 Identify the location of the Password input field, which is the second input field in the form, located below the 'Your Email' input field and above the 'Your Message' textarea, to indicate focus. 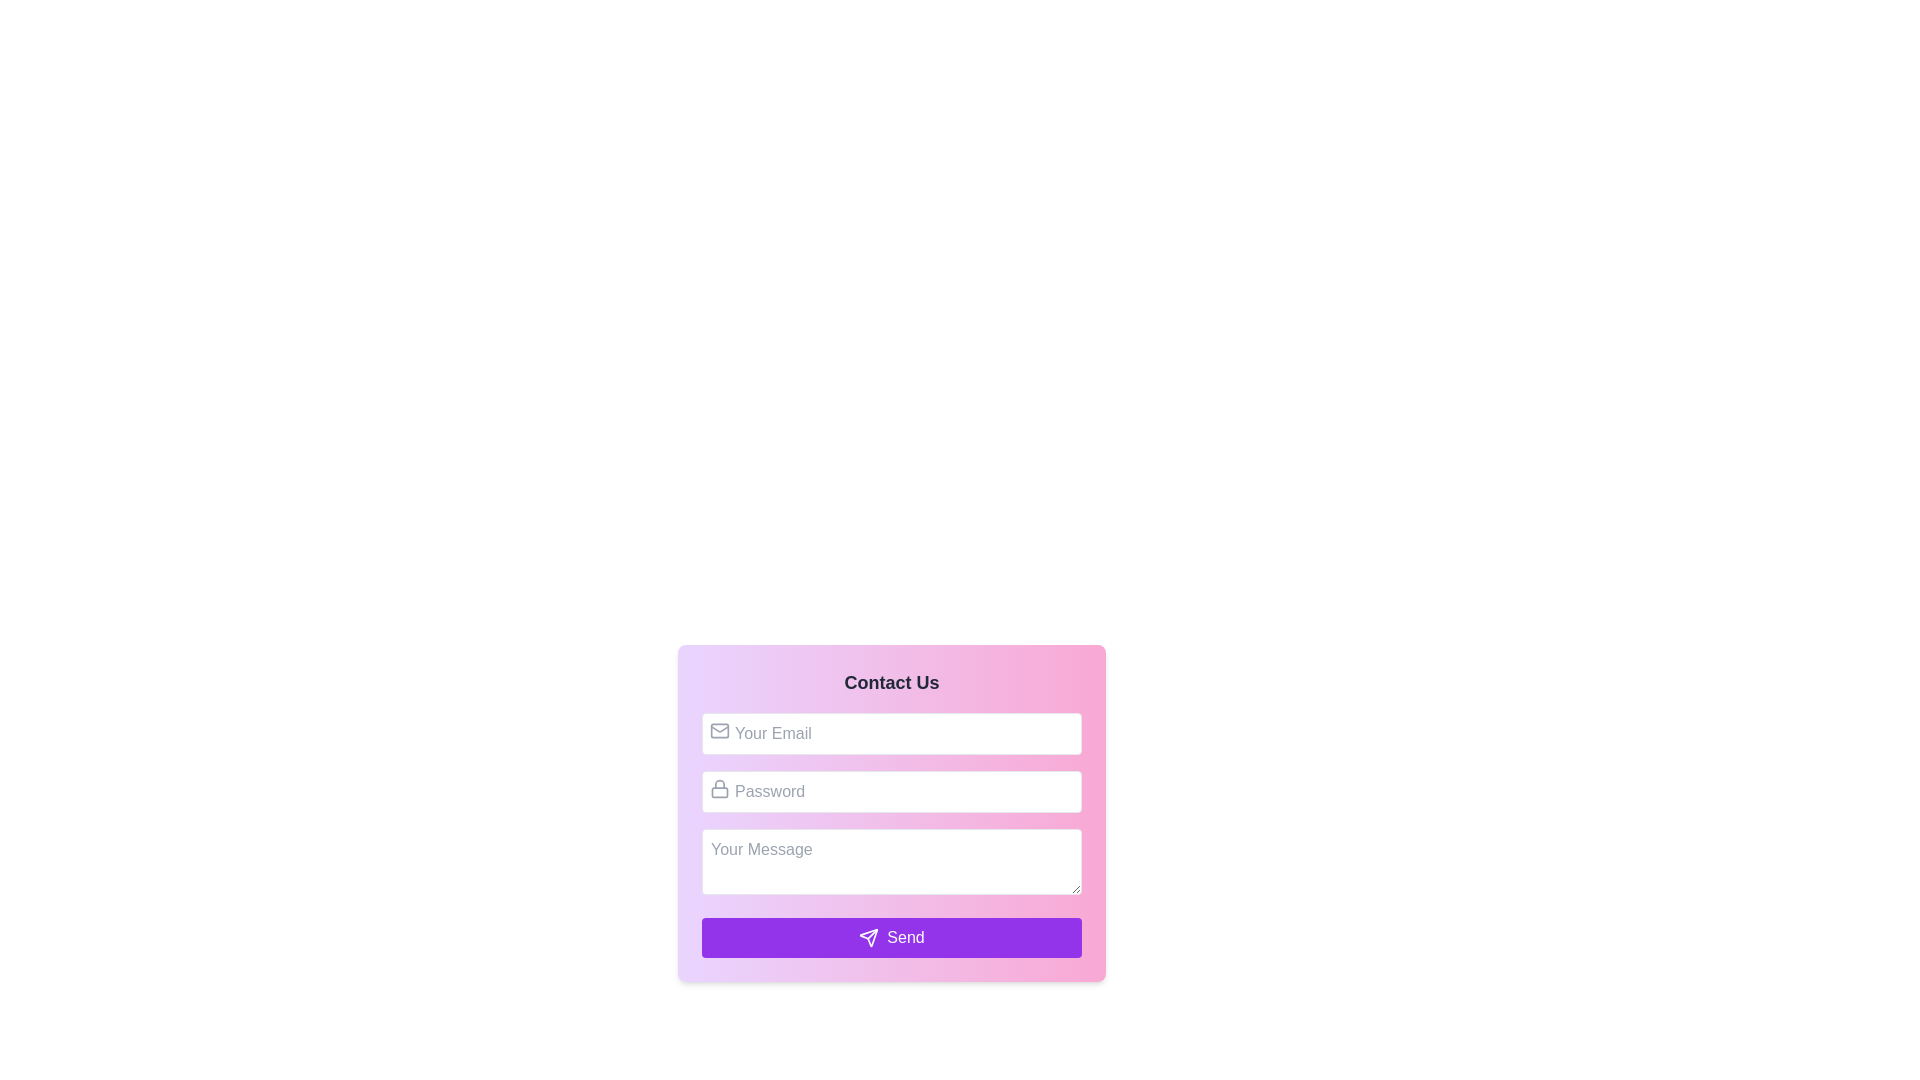
(891, 790).